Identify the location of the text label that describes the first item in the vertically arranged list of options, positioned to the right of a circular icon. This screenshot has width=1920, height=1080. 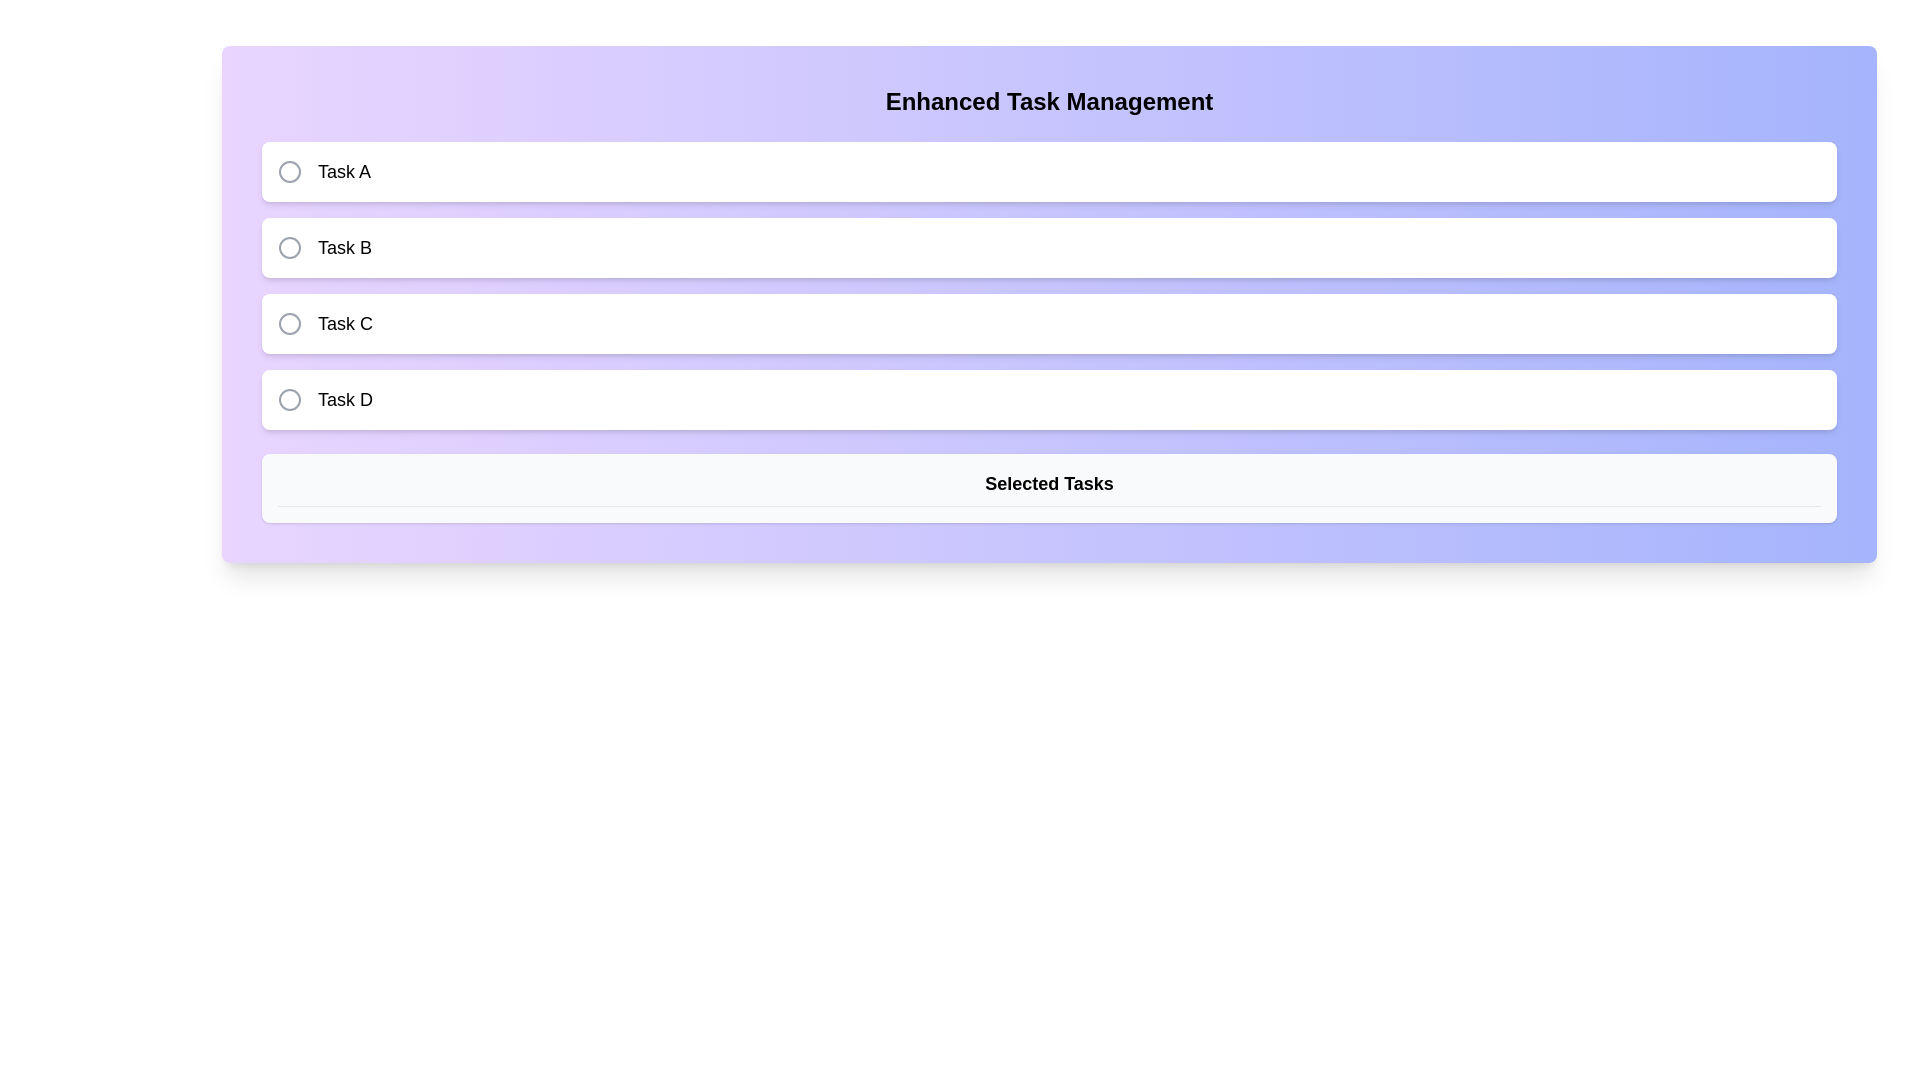
(344, 171).